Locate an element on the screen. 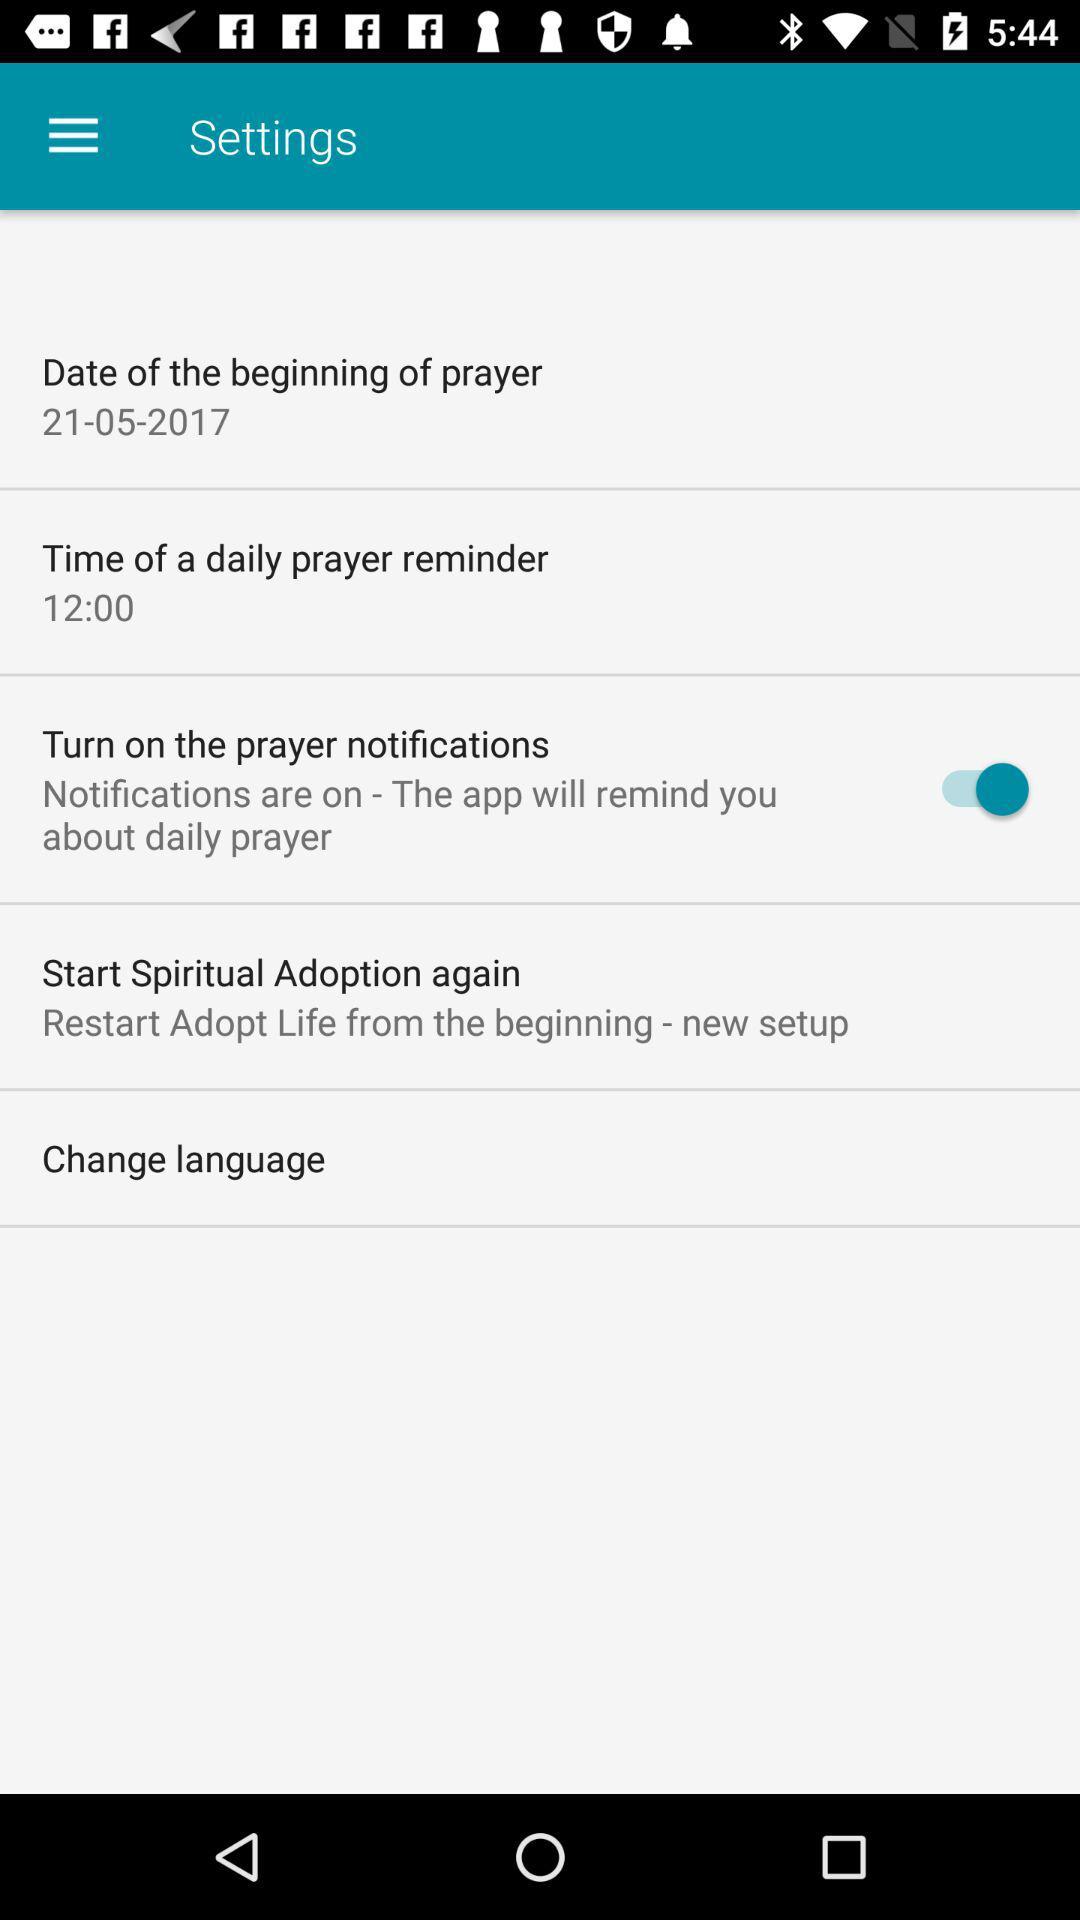 The image size is (1080, 1920). icon to the right of notifications are on icon is located at coordinates (974, 788).